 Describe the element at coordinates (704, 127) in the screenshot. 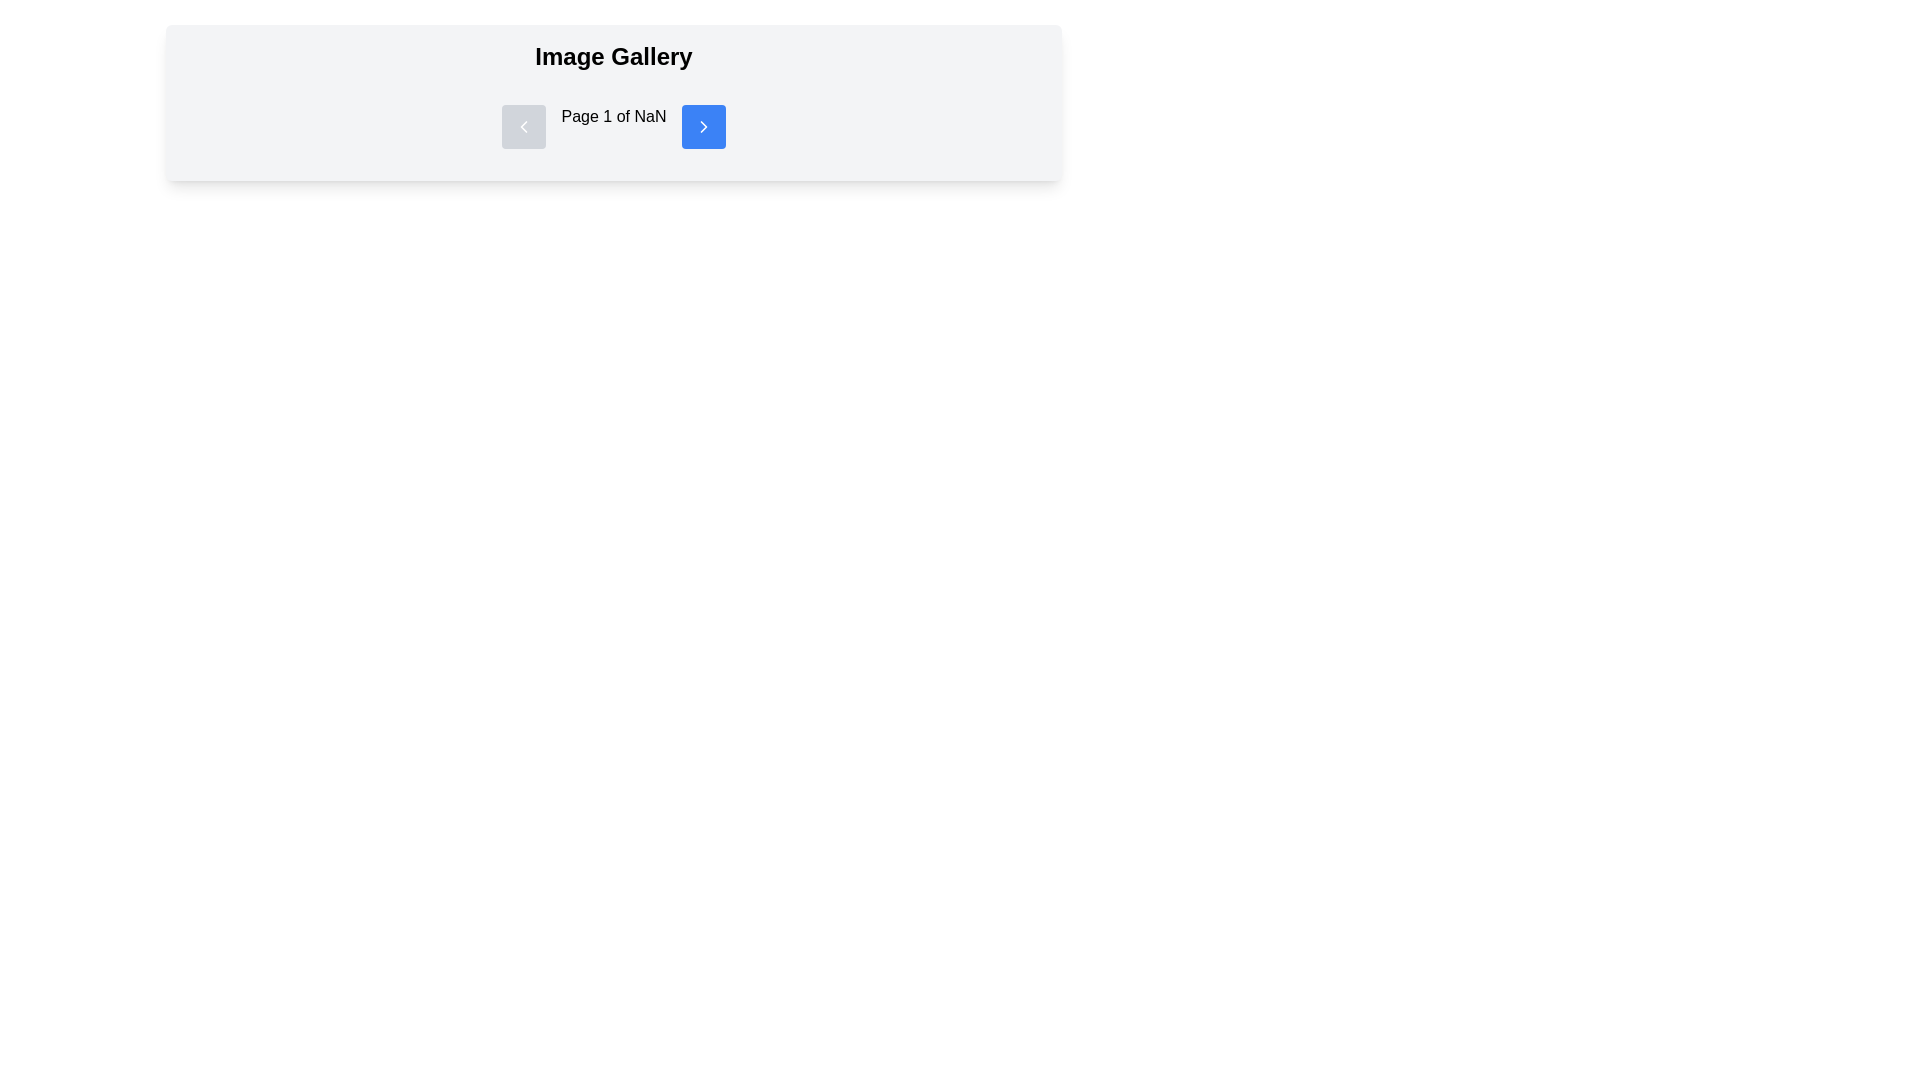

I see `the SVG icon within the blue-rounded button on the right end of the pagination control bar to navigate to the next page` at that location.